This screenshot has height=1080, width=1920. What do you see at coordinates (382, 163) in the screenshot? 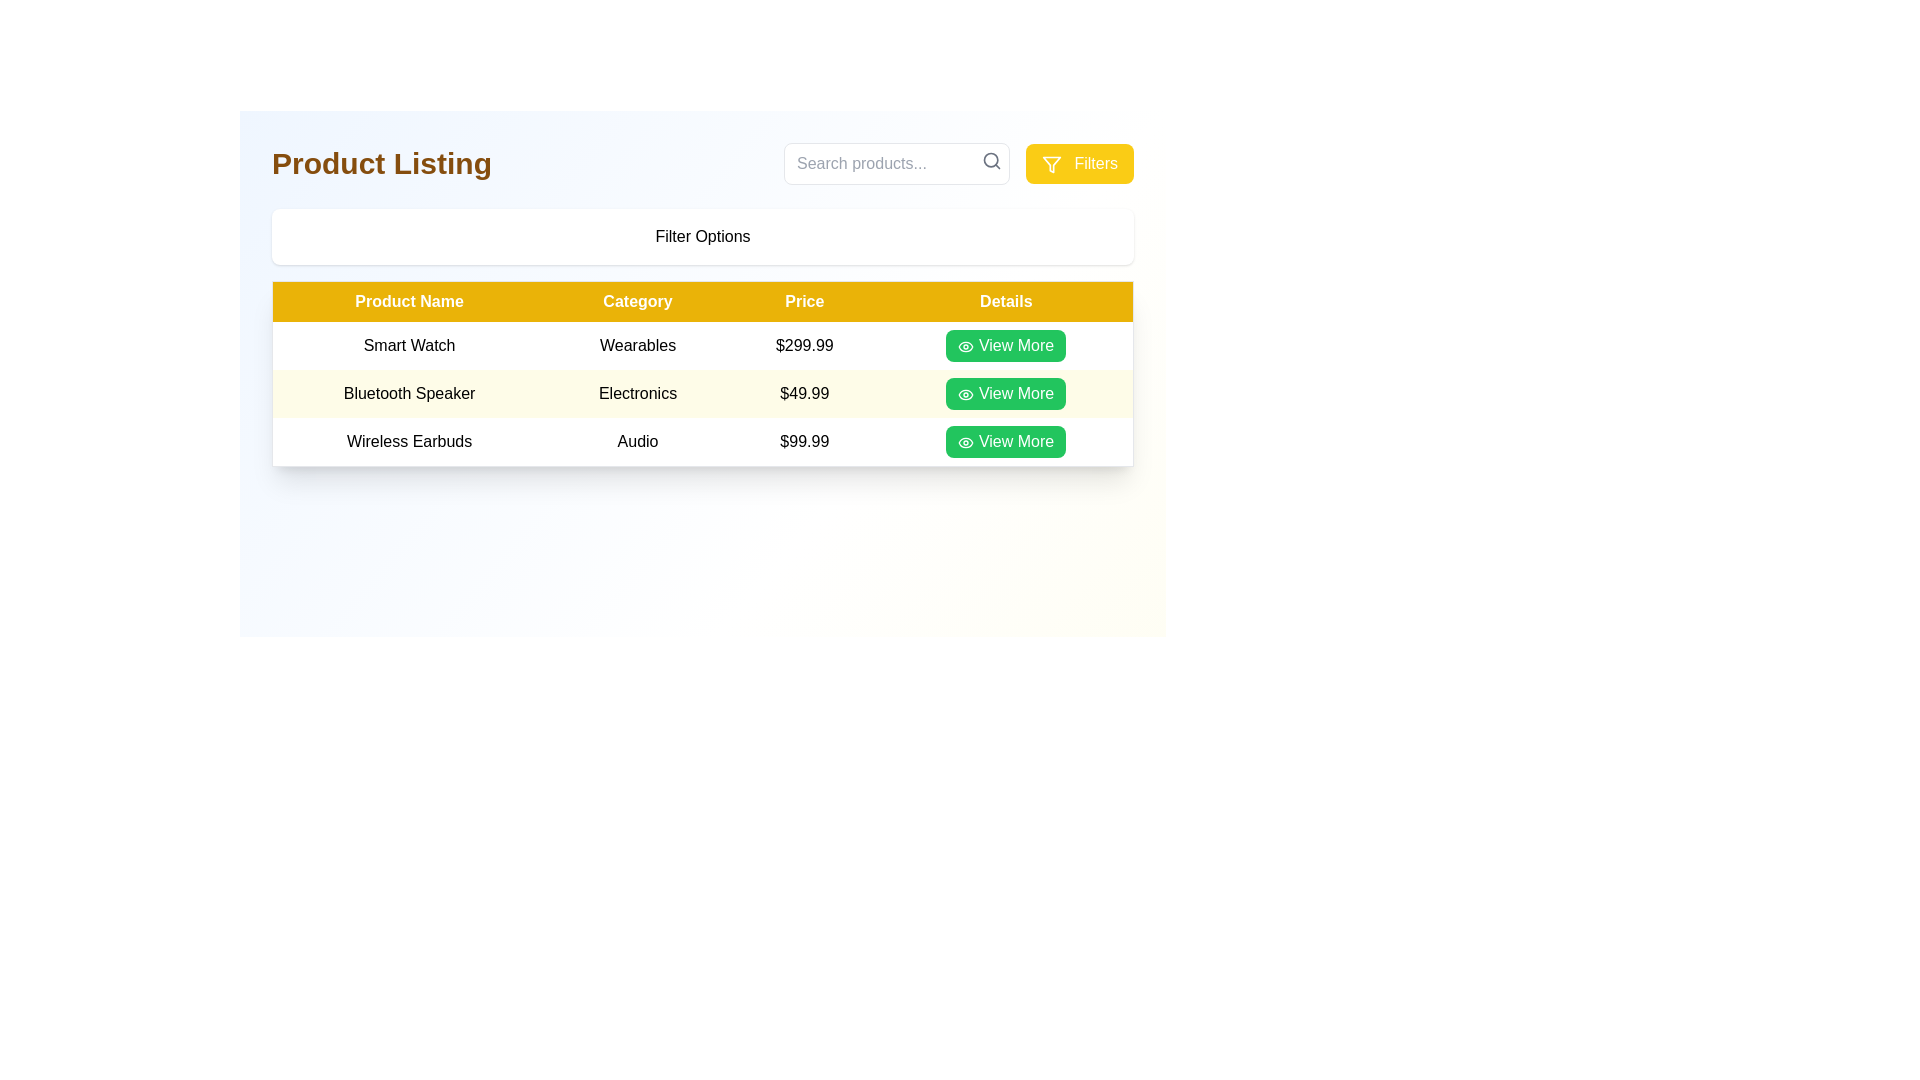
I see `the Header text displaying 'Product Listing' which is bold and yellow-brown, positioned above a table structure` at bounding box center [382, 163].